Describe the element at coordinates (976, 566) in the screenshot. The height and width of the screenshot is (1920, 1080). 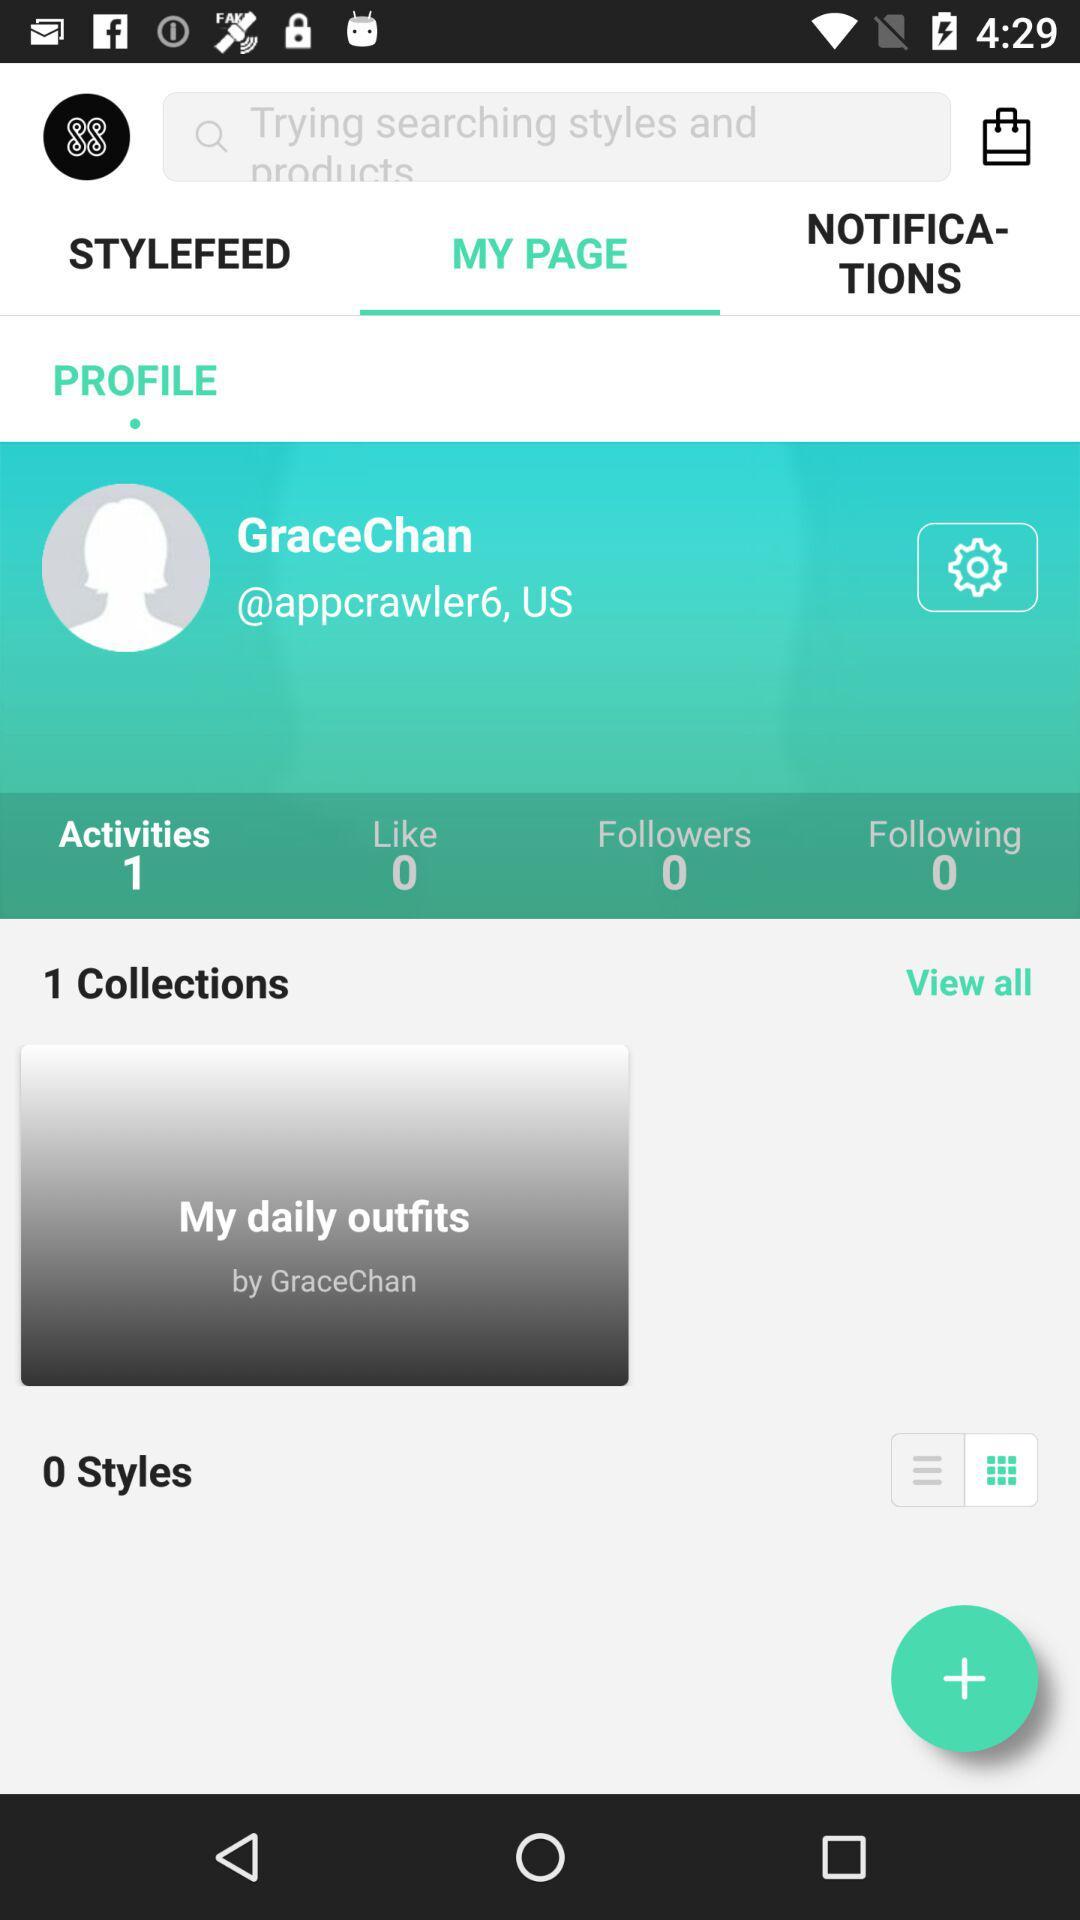
I see `item next to the @appcrawler6, us` at that location.